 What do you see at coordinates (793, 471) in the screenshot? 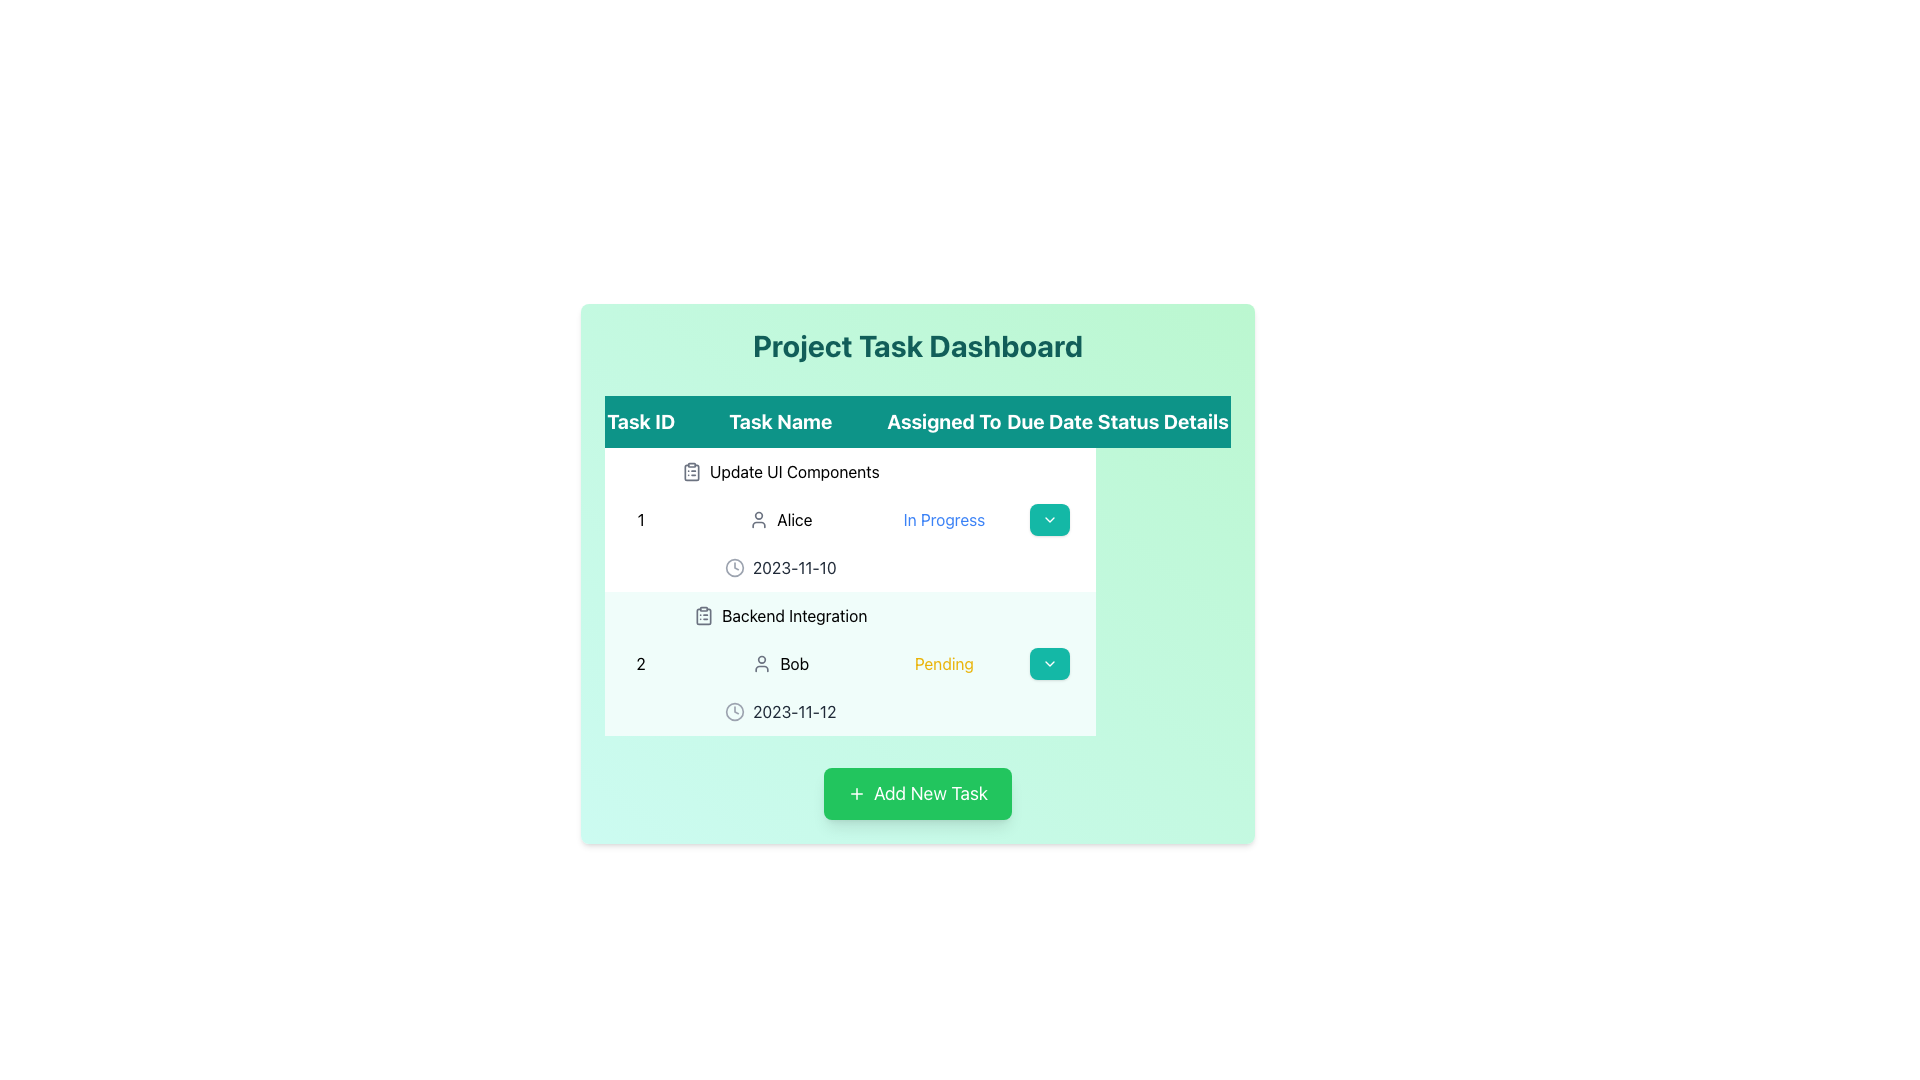
I see `the Static Text element displaying 'Update UI Components', located in the second column of the first row of the task table, next to the clipboard icon` at bounding box center [793, 471].